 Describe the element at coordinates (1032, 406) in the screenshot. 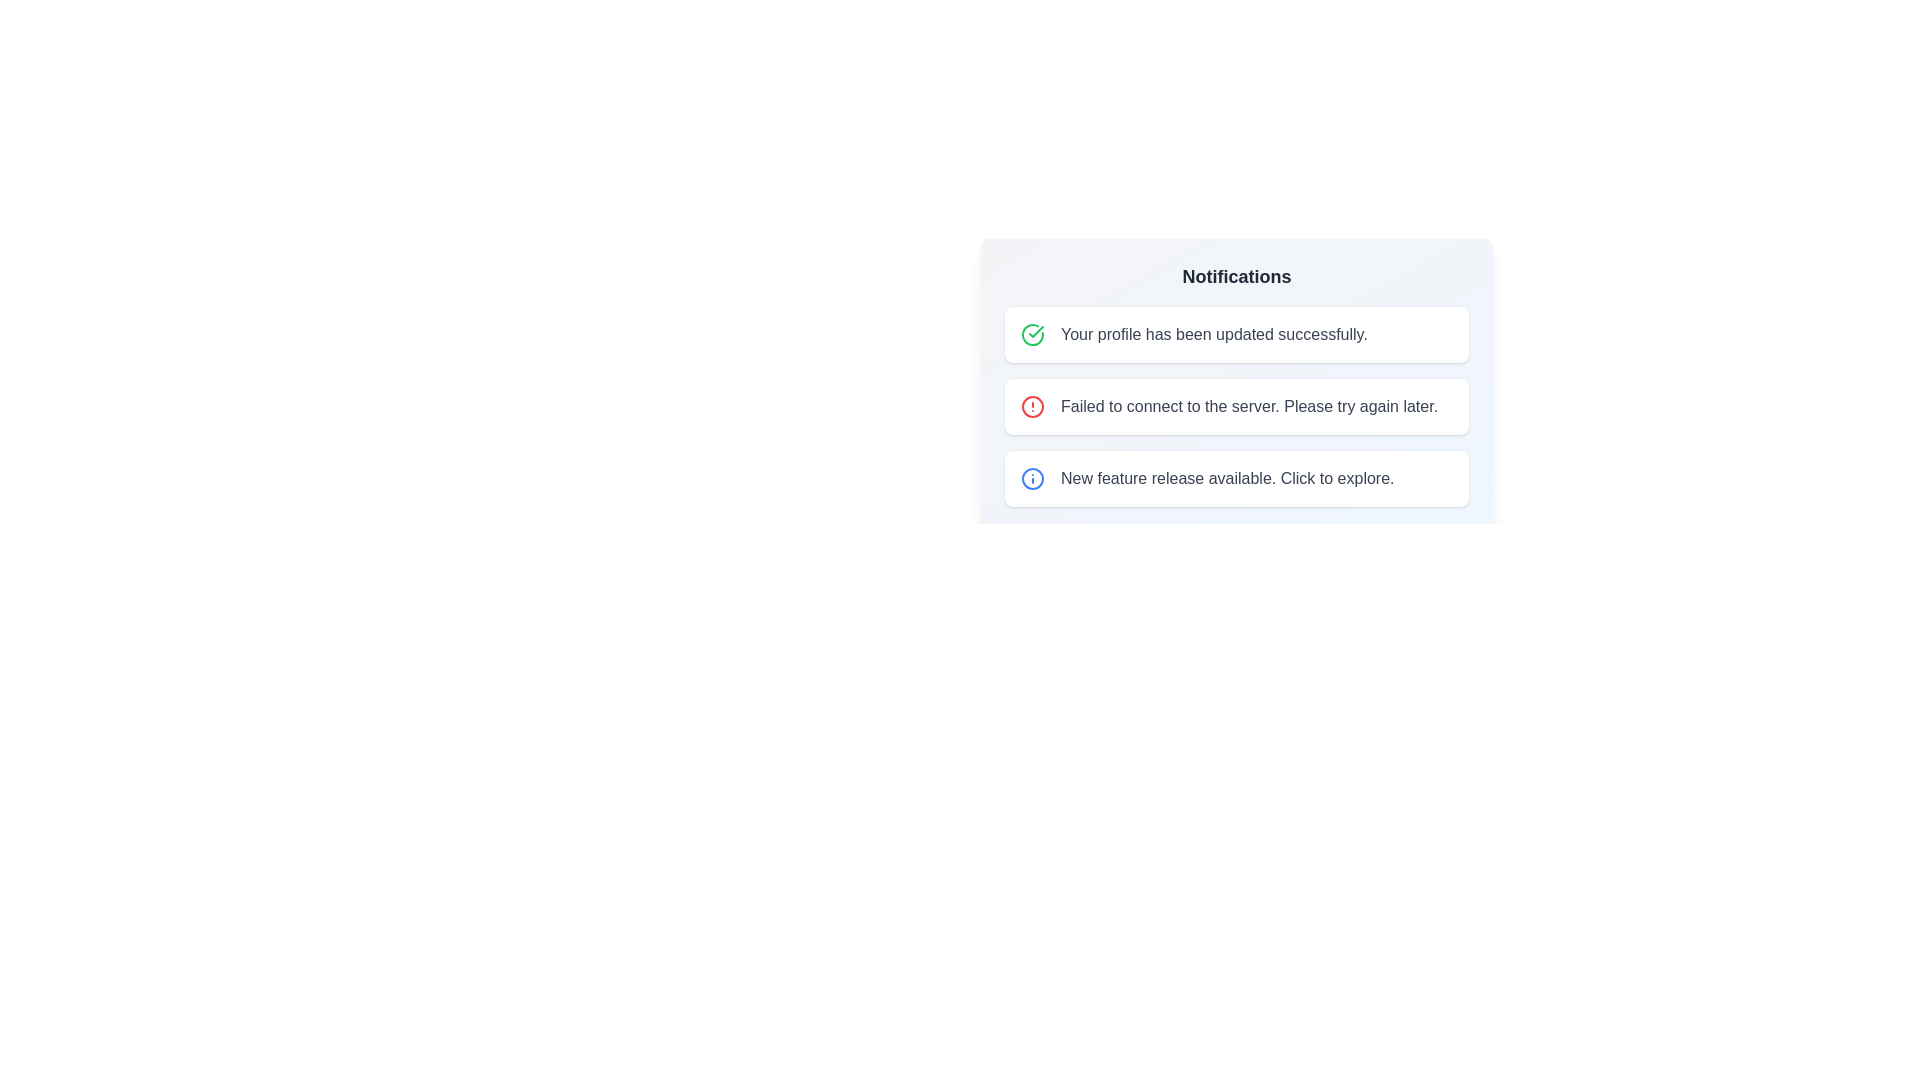

I see `the SVG circle that serves as the decorative part of the warning icon located in the middle item of the 'Notifications' section` at that location.